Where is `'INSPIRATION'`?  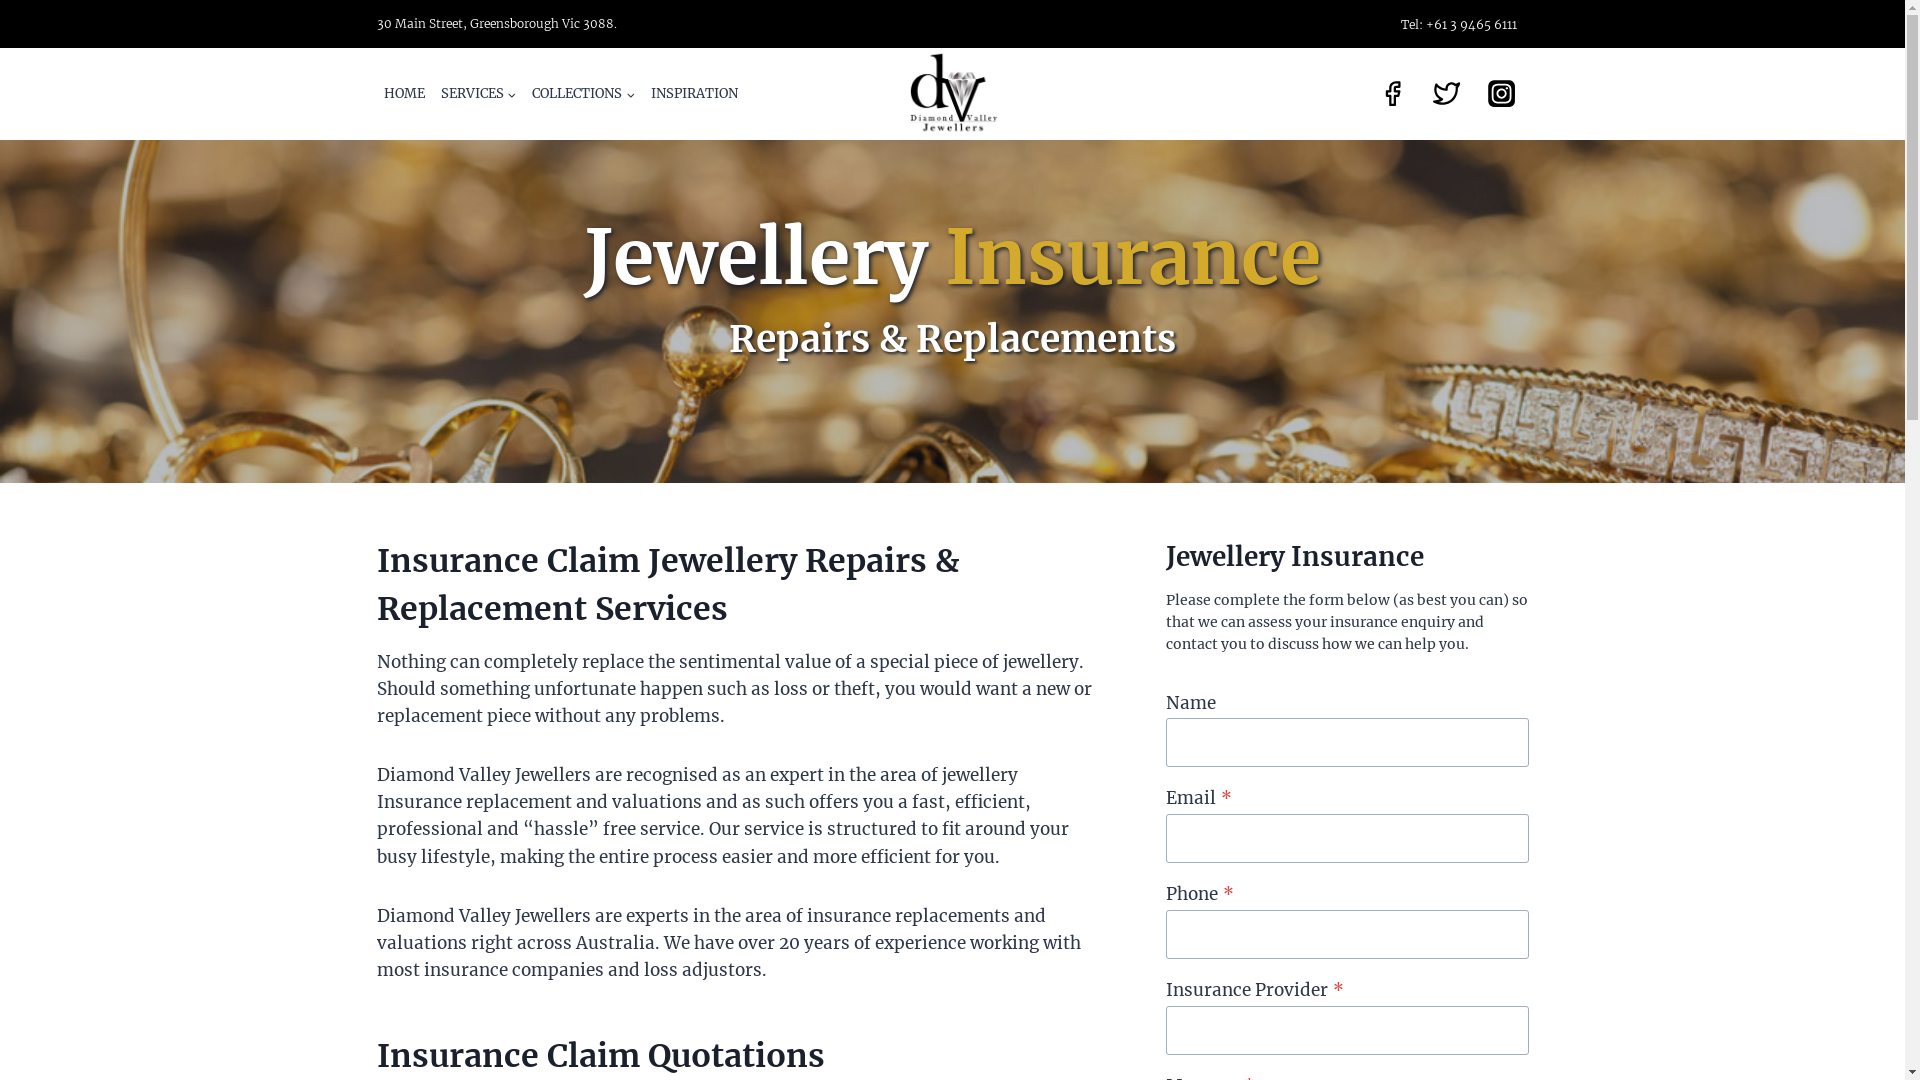 'INSPIRATION' is located at coordinates (694, 93).